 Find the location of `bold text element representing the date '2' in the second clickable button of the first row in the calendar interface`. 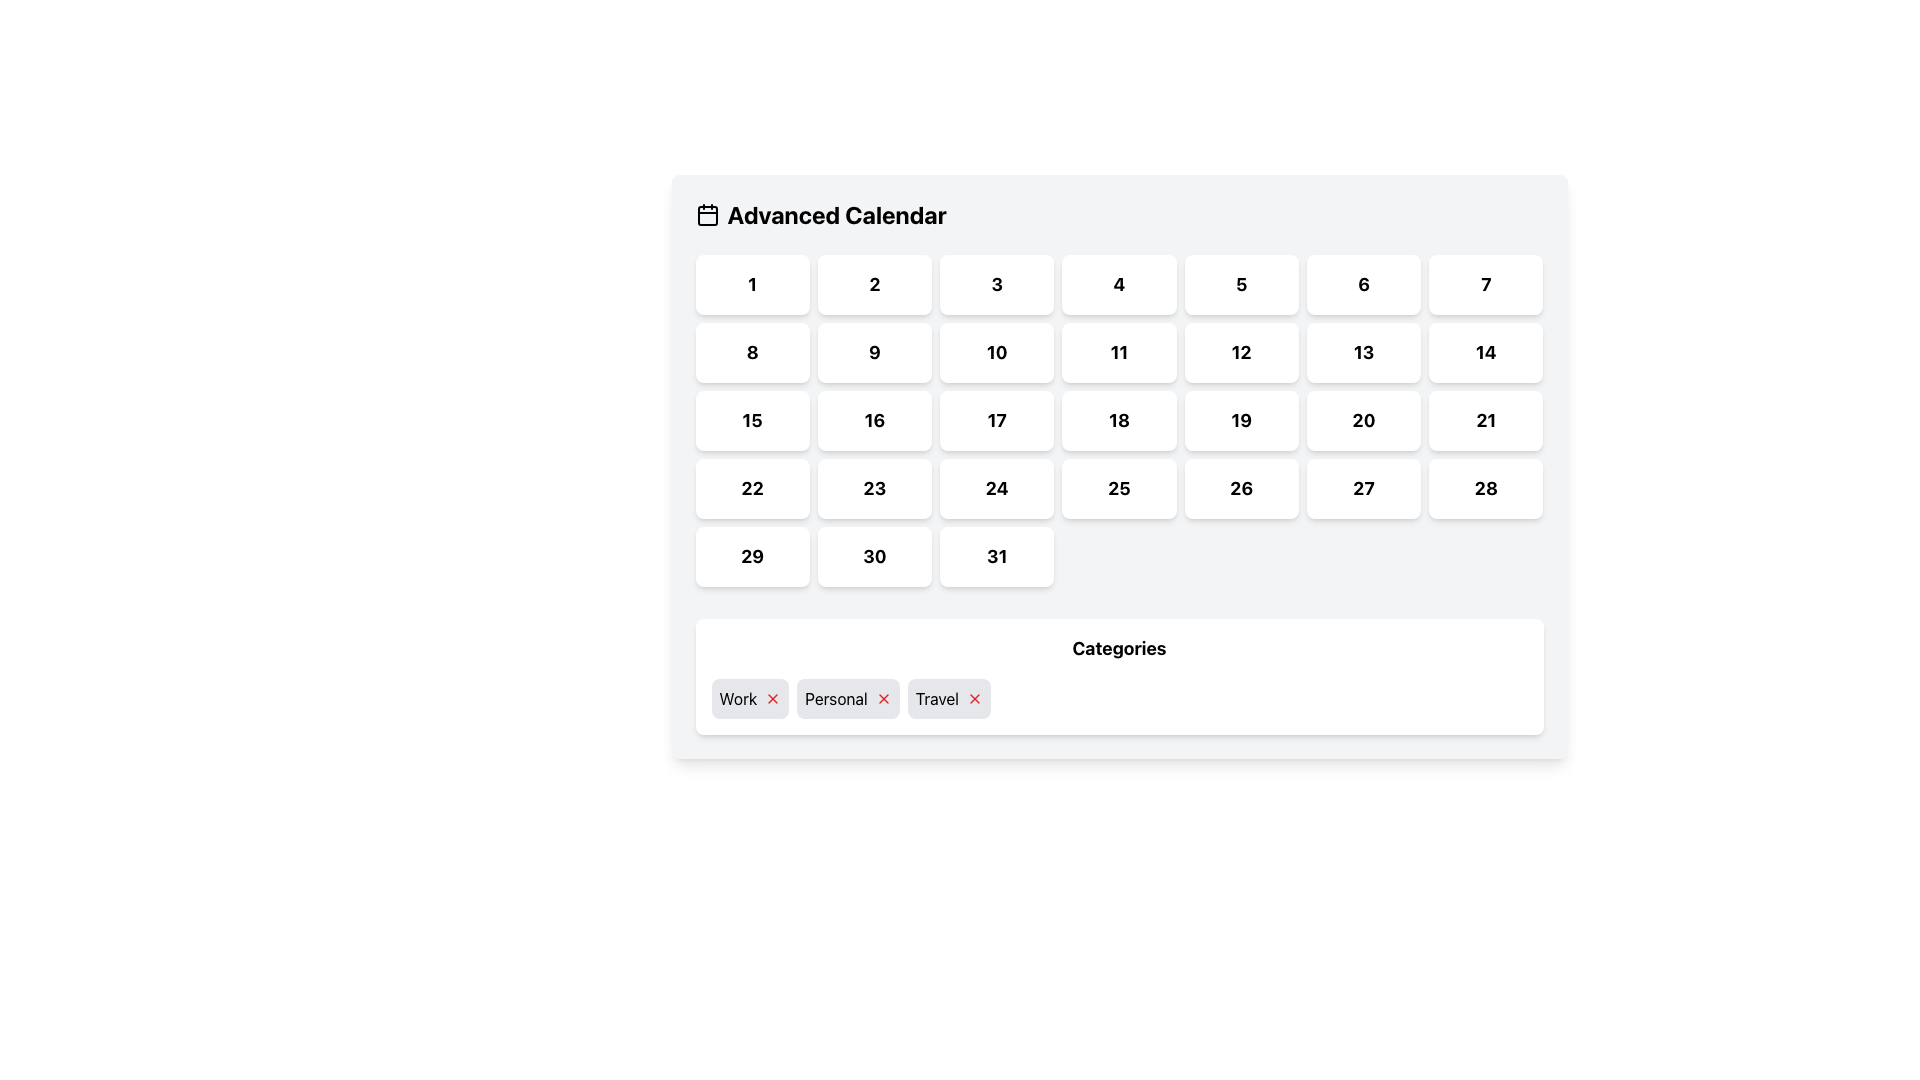

bold text element representing the date '2' in the second clickable button of the first row in the calendar interface is located at coordinates (874, 284).